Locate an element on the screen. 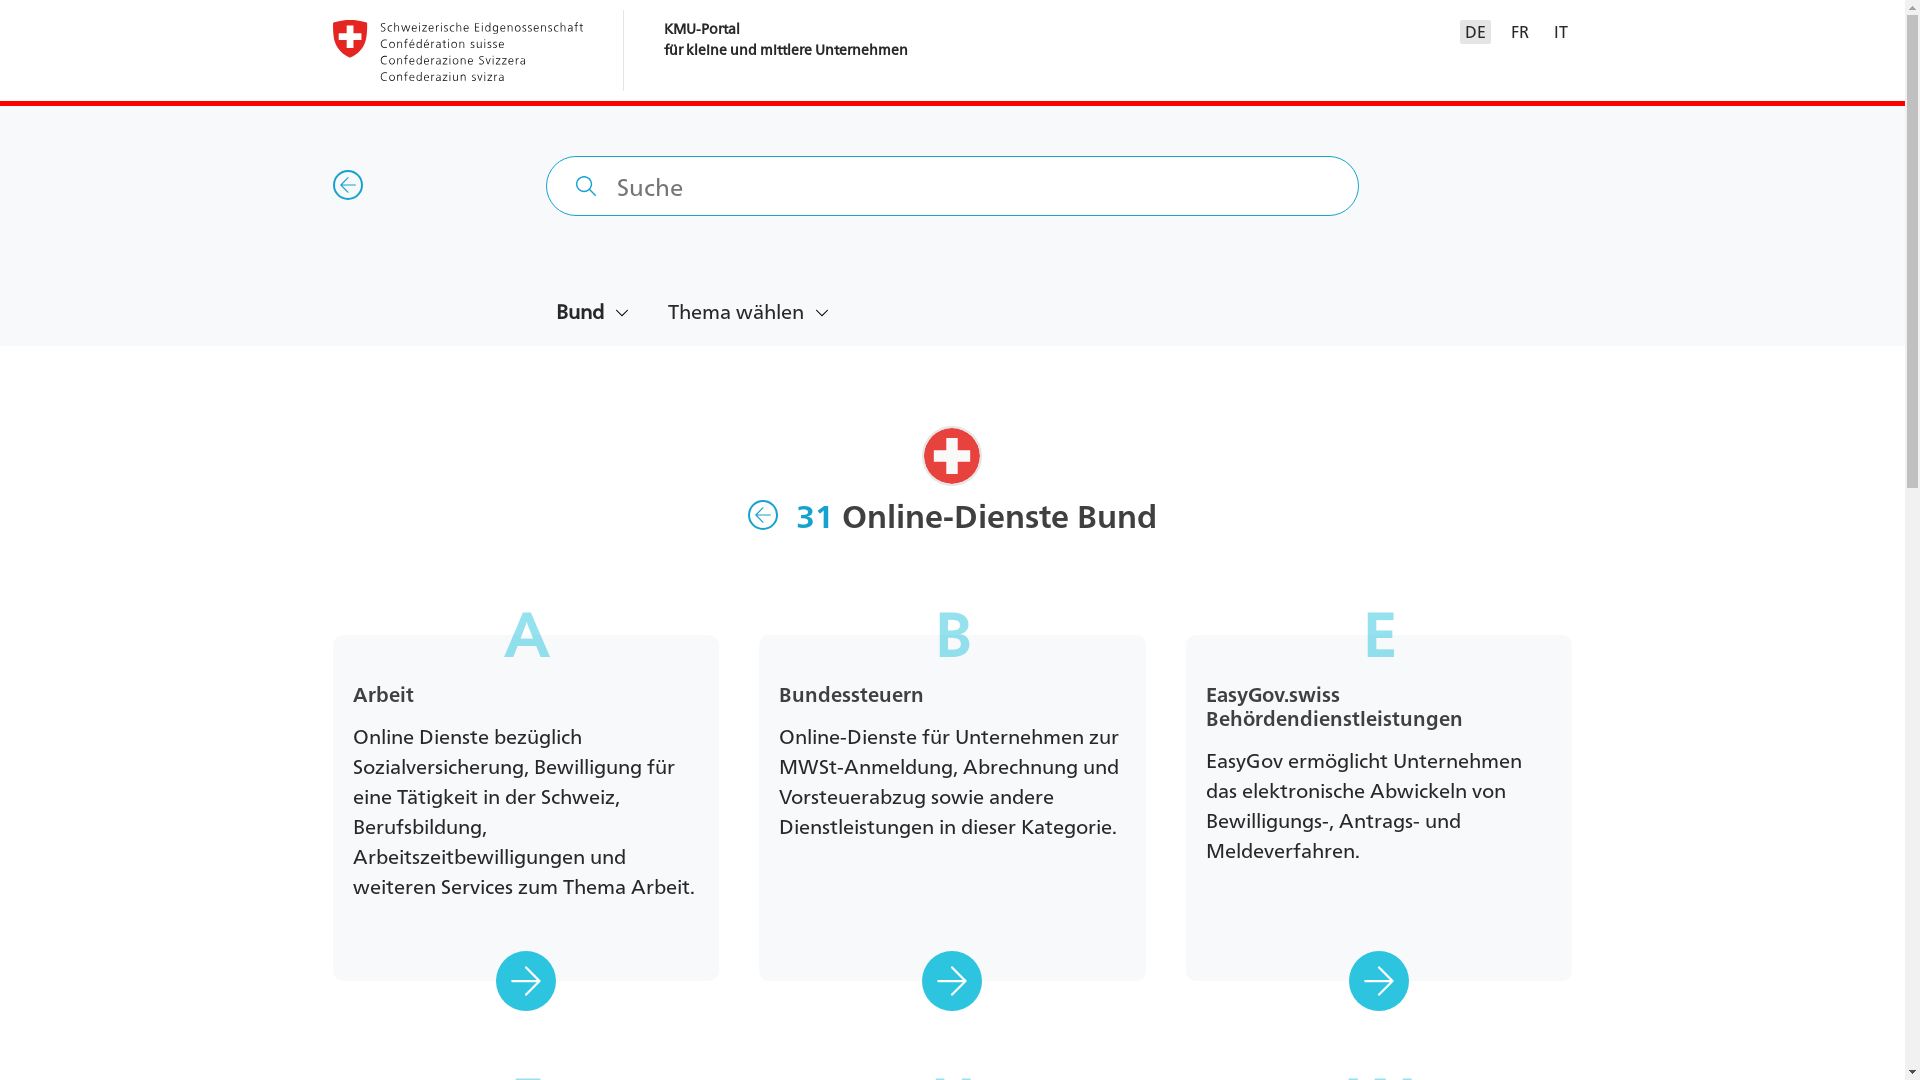 The width and height of the screenshot is (1920, 1080). 'Schweiz' is located at coordinates (950, 455).